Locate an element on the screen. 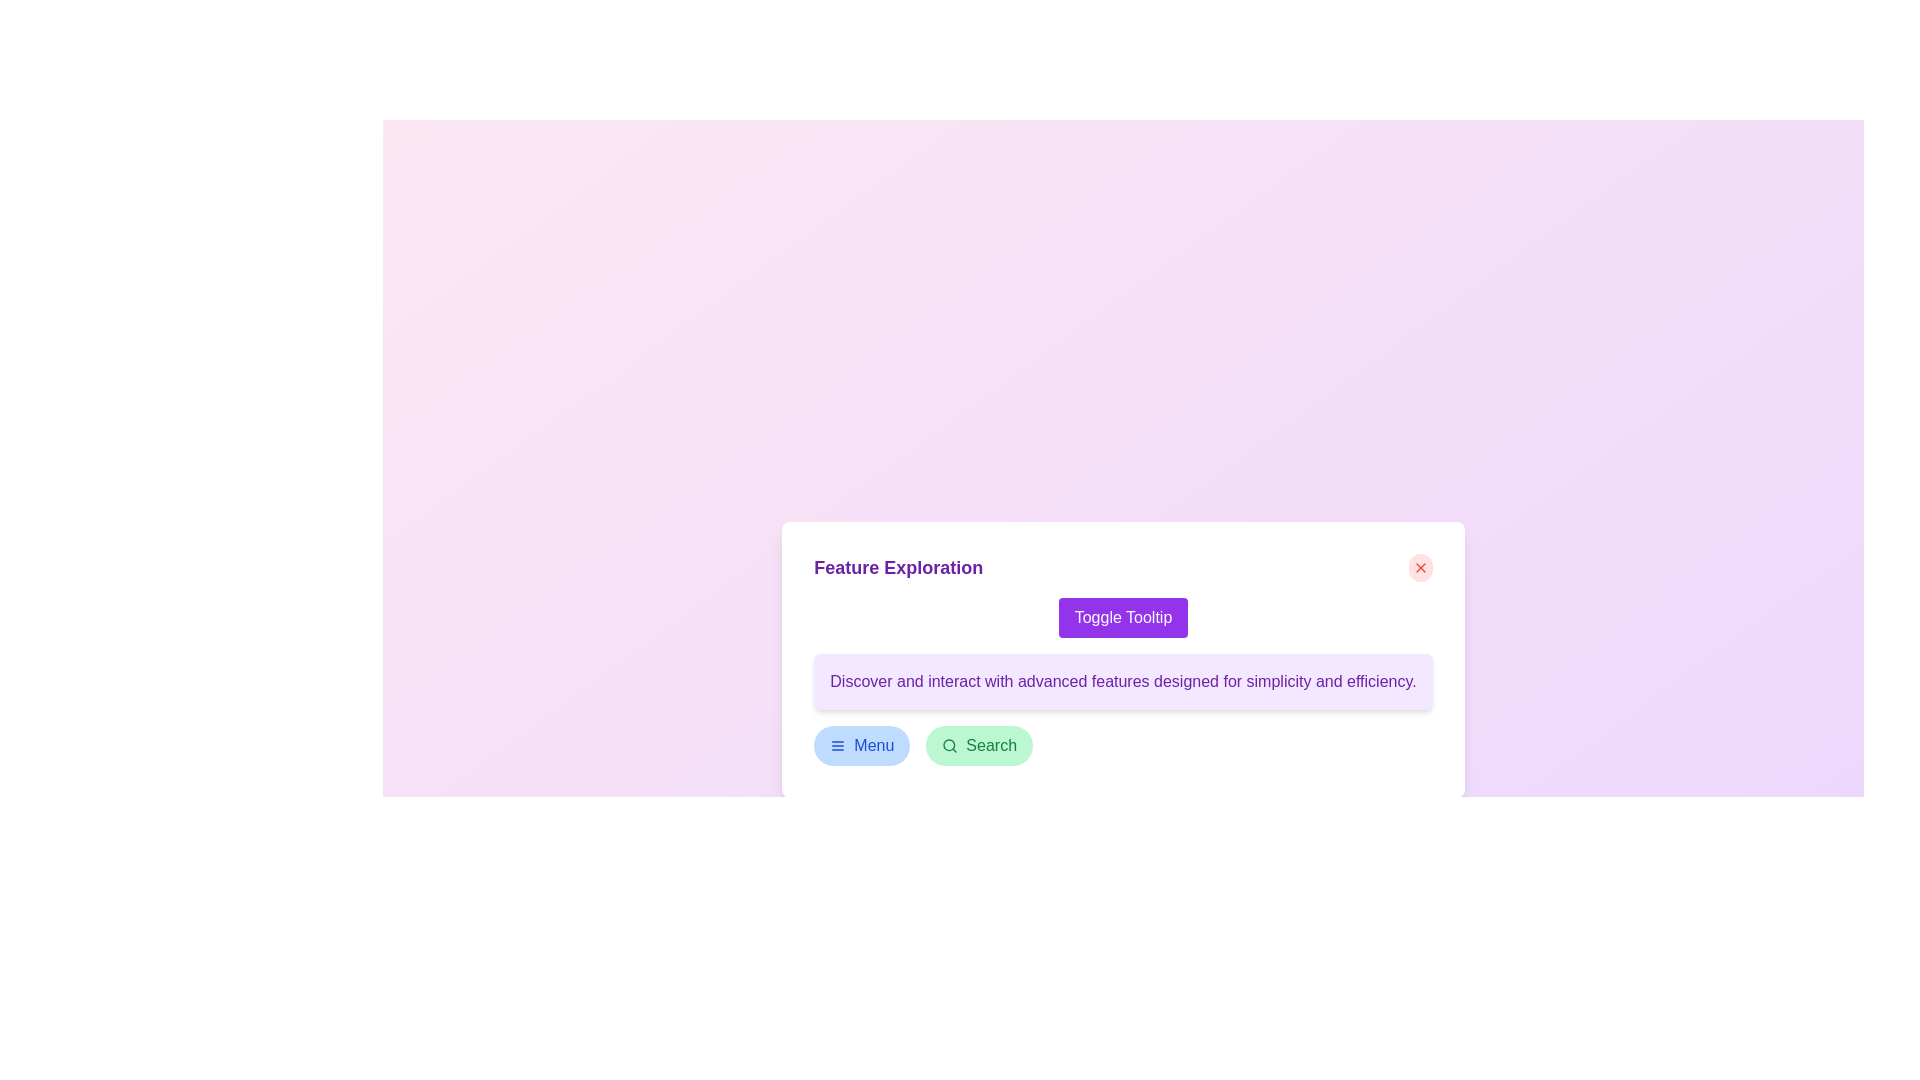  the search icon located within the rounded green button labeled 'Search' in the bottom-right section of the modal is located at coordinates (949, 745).